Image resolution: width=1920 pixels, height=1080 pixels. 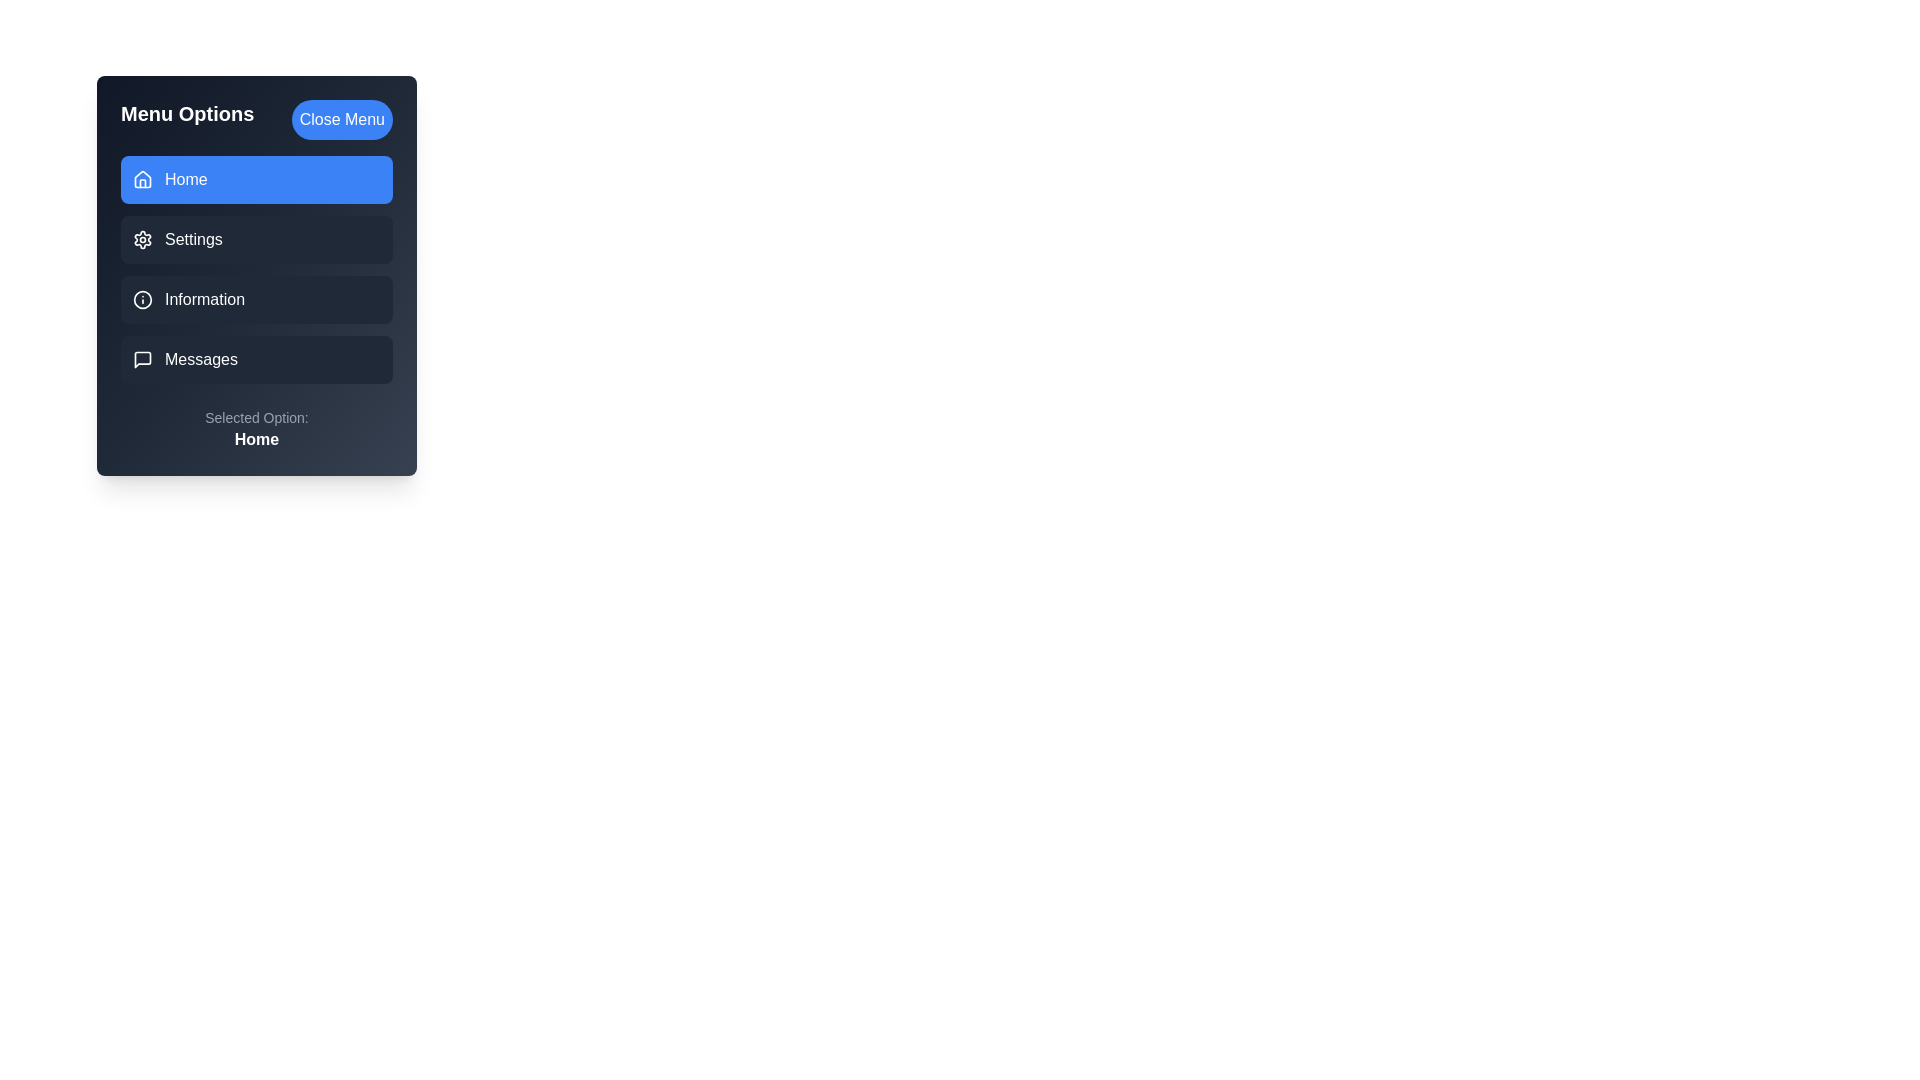 What do you see at coordinates (256, 238) in the screenshot?
I see `the 'Settings' button in the side menu panel` at bounding box center [256, 238].